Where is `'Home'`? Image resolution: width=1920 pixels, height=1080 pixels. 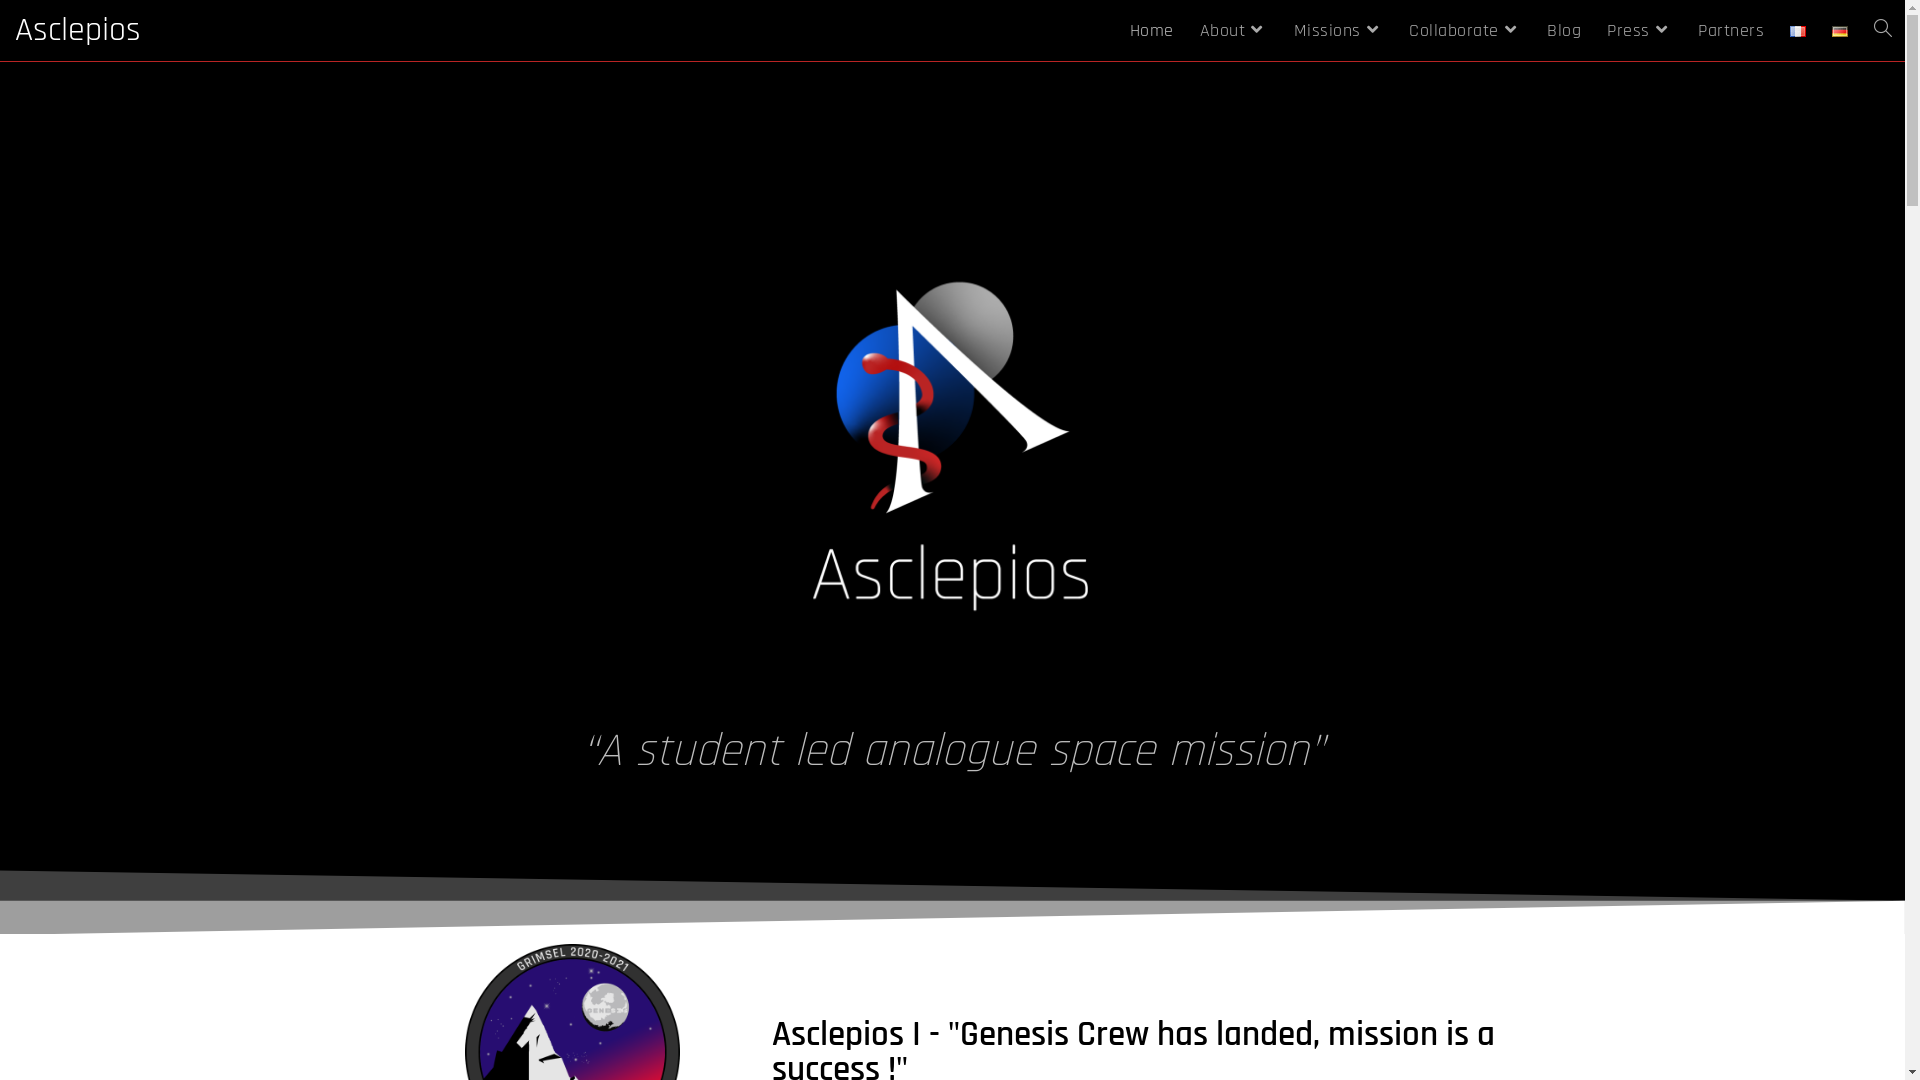 'Home' is located at coordinates (1115, 30).